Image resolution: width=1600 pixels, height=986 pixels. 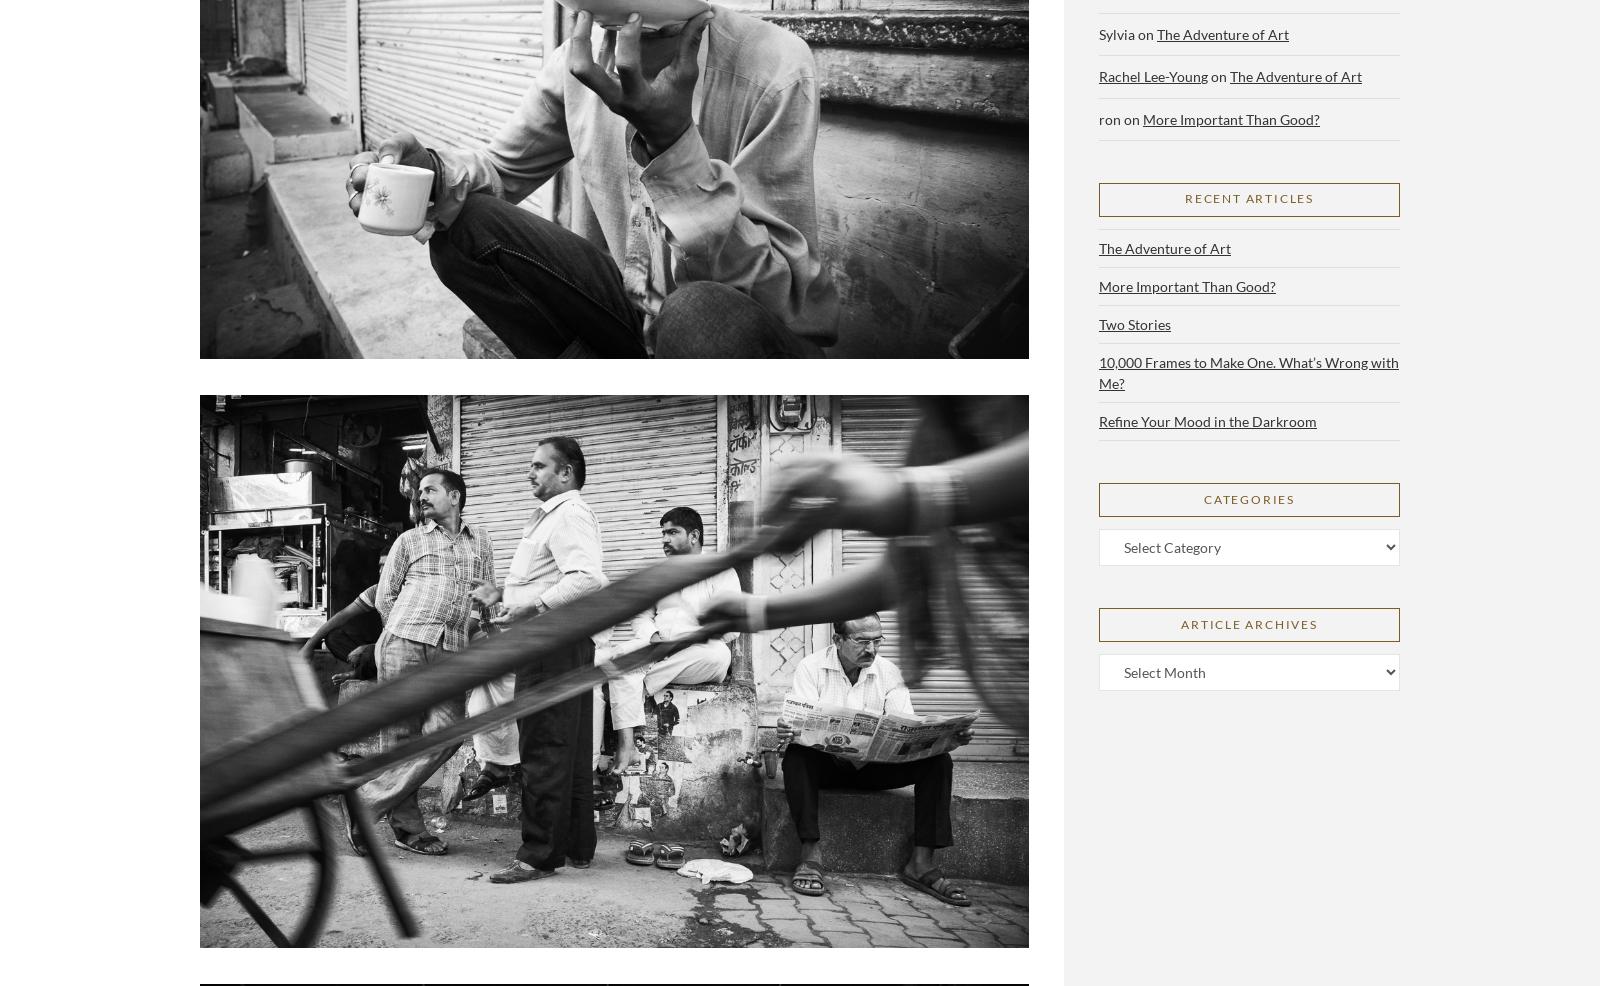 I want to click on 'Categories', so click(x=1247, y=497).